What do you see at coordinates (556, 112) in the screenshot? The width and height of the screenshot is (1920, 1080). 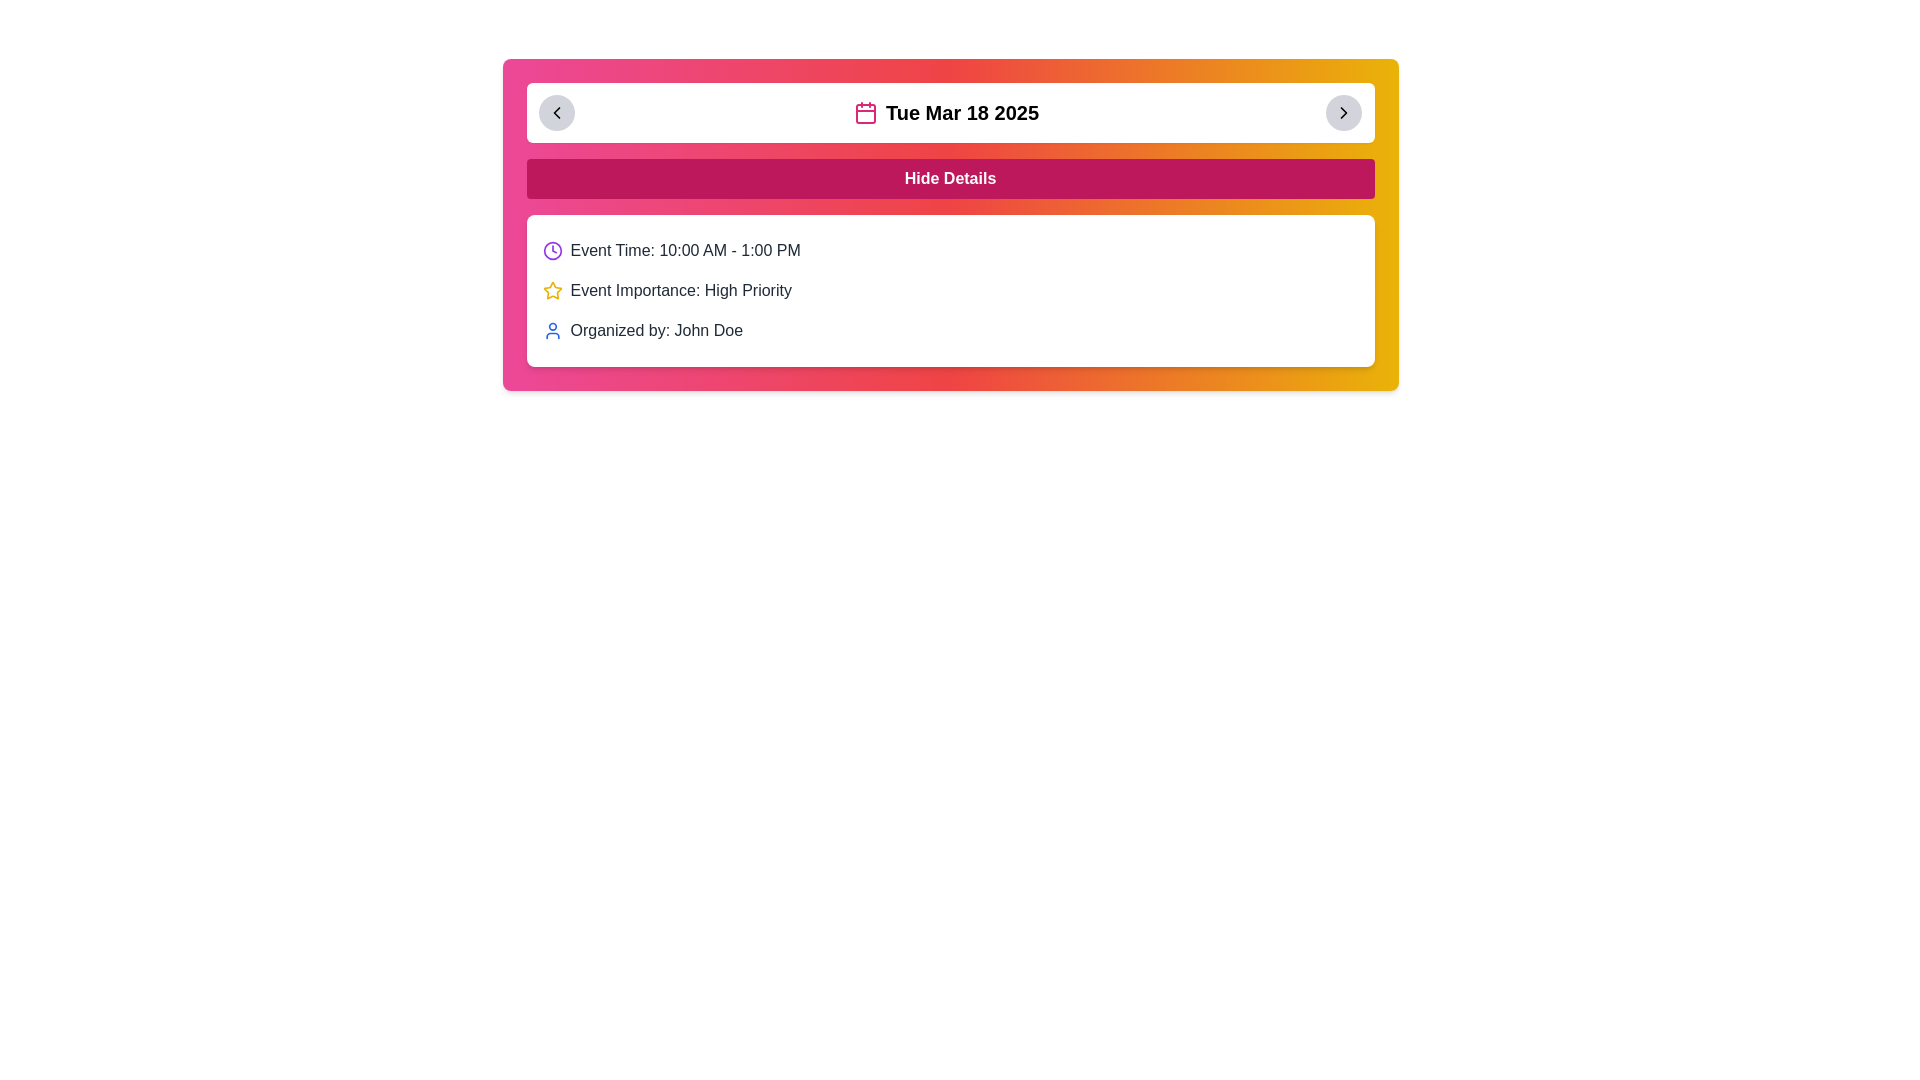 I see `the left-pointing chevron SVG icon within the circular button located at the upper left corner of the calendar card header` at bounding box center [556, 112].